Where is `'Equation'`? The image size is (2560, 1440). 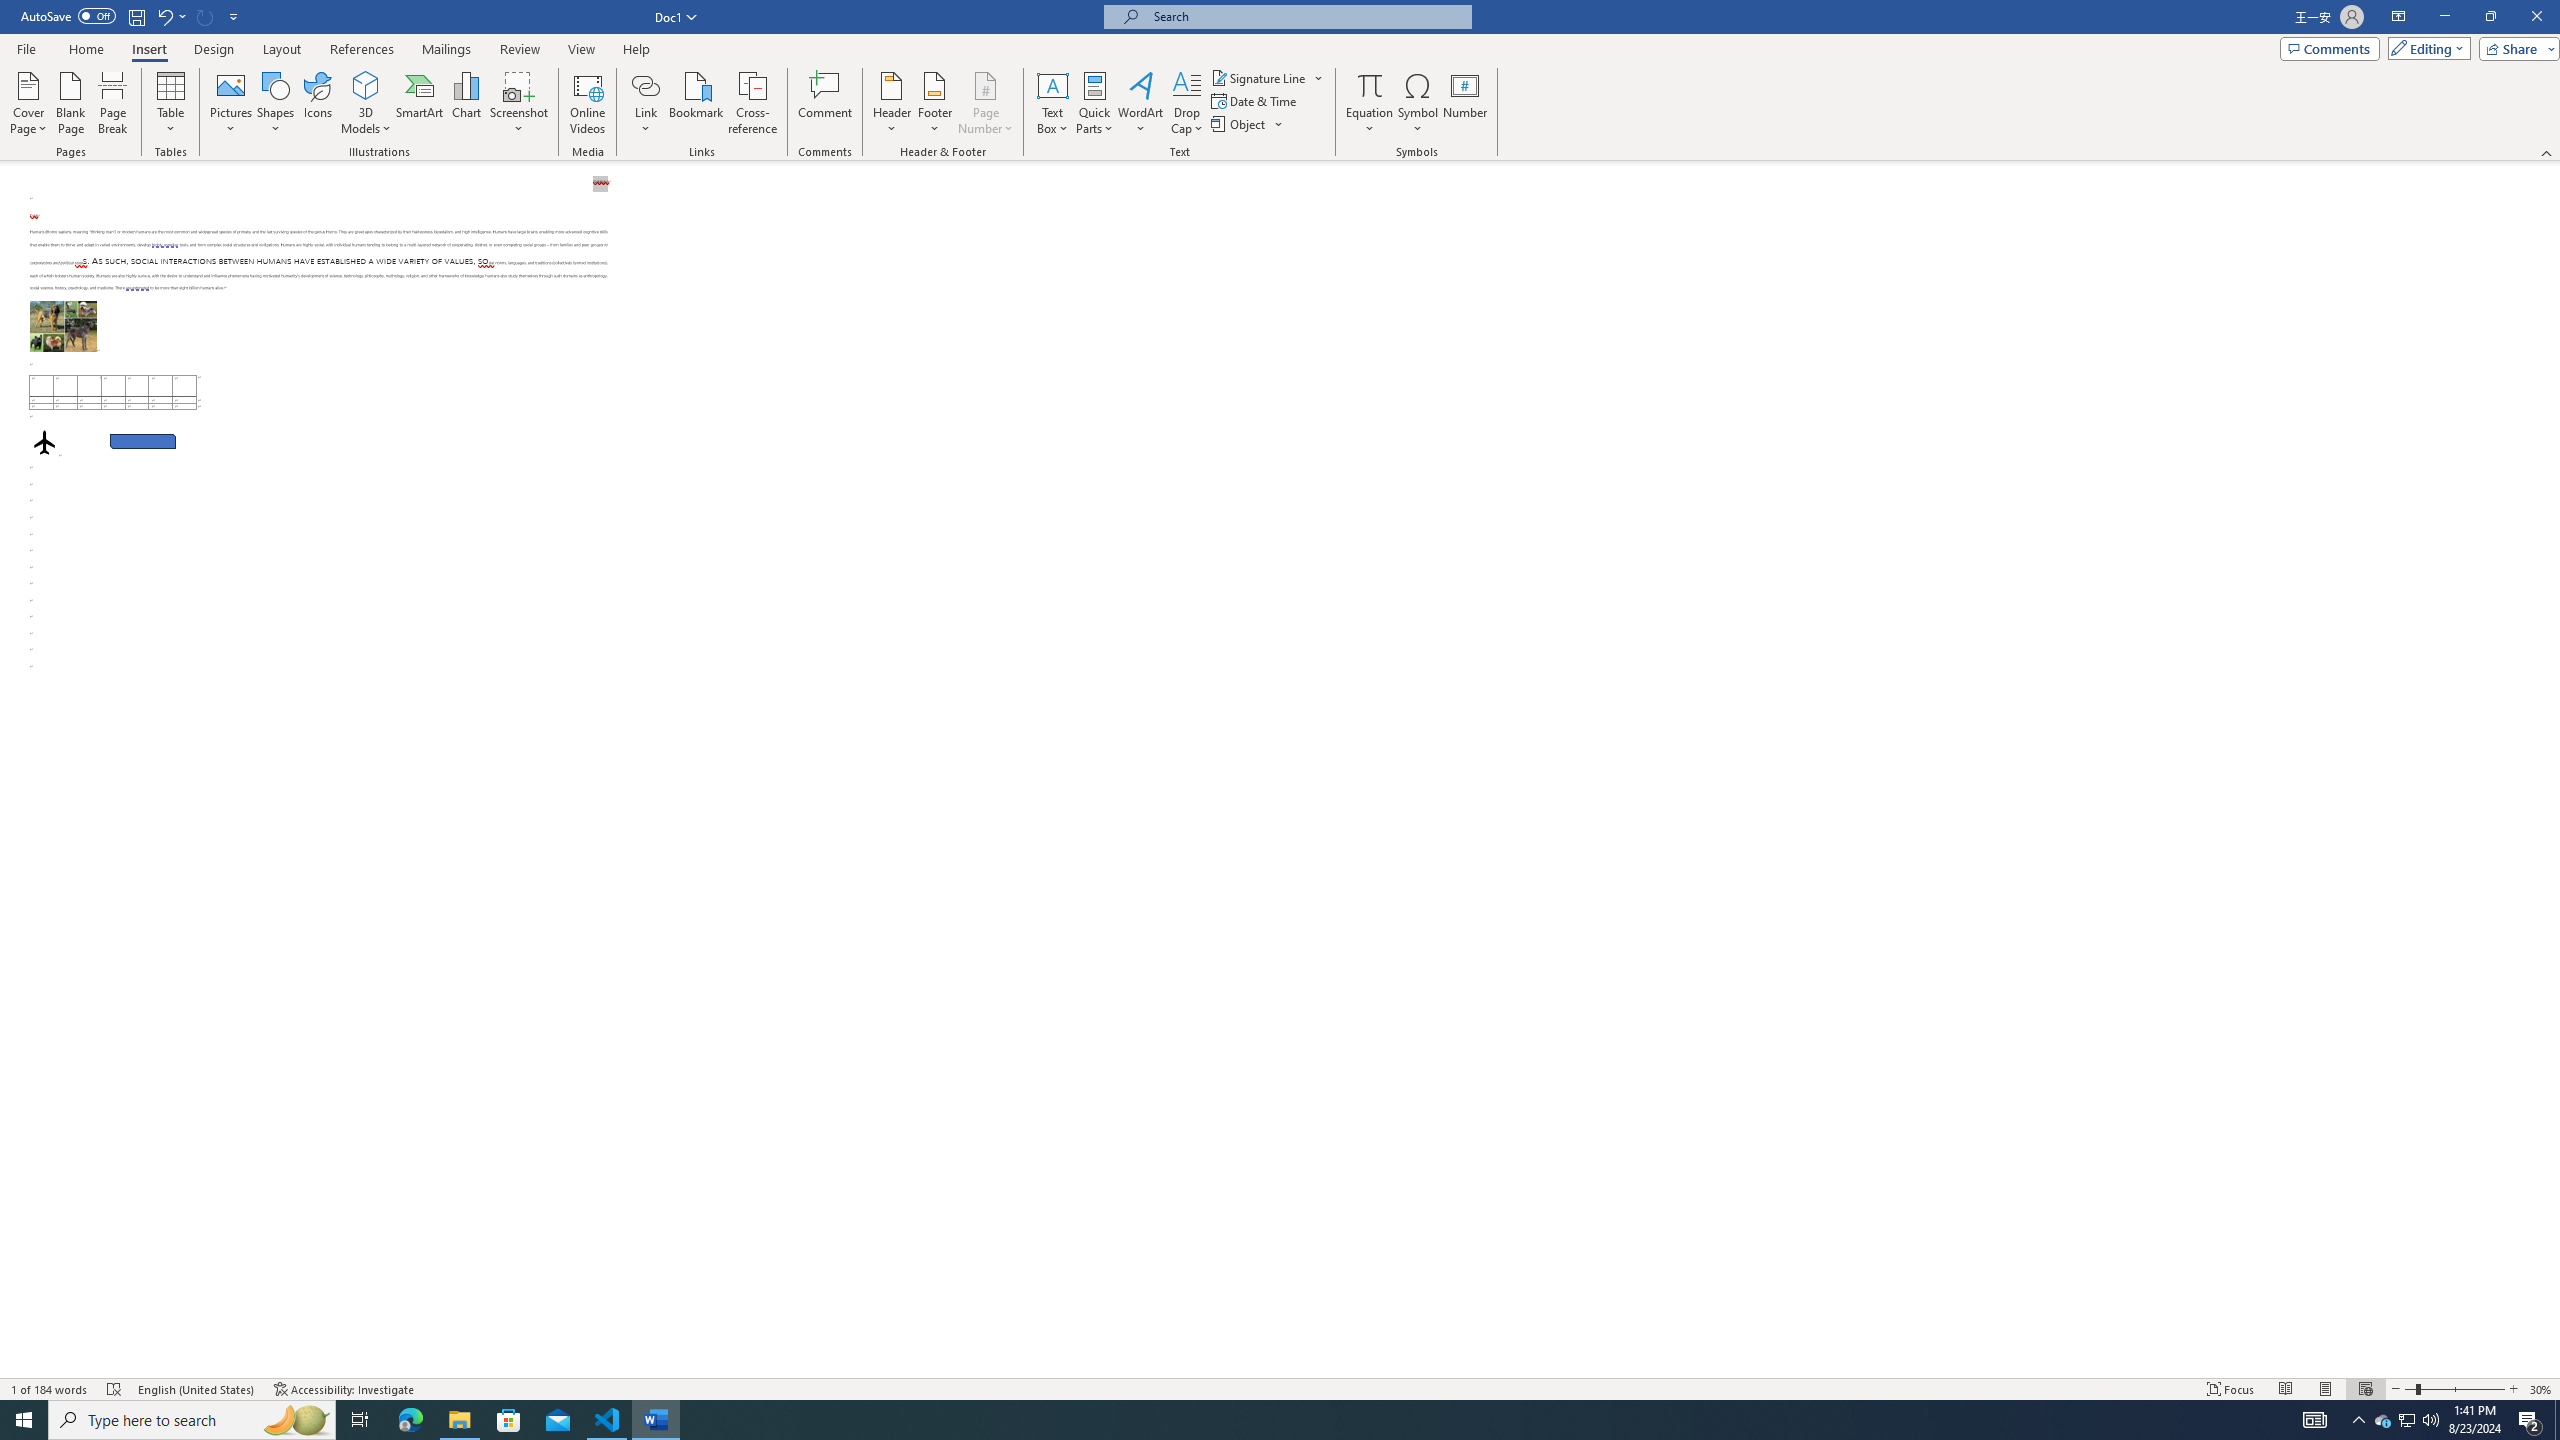
'Equation' is located at coordinates (1369, 84).